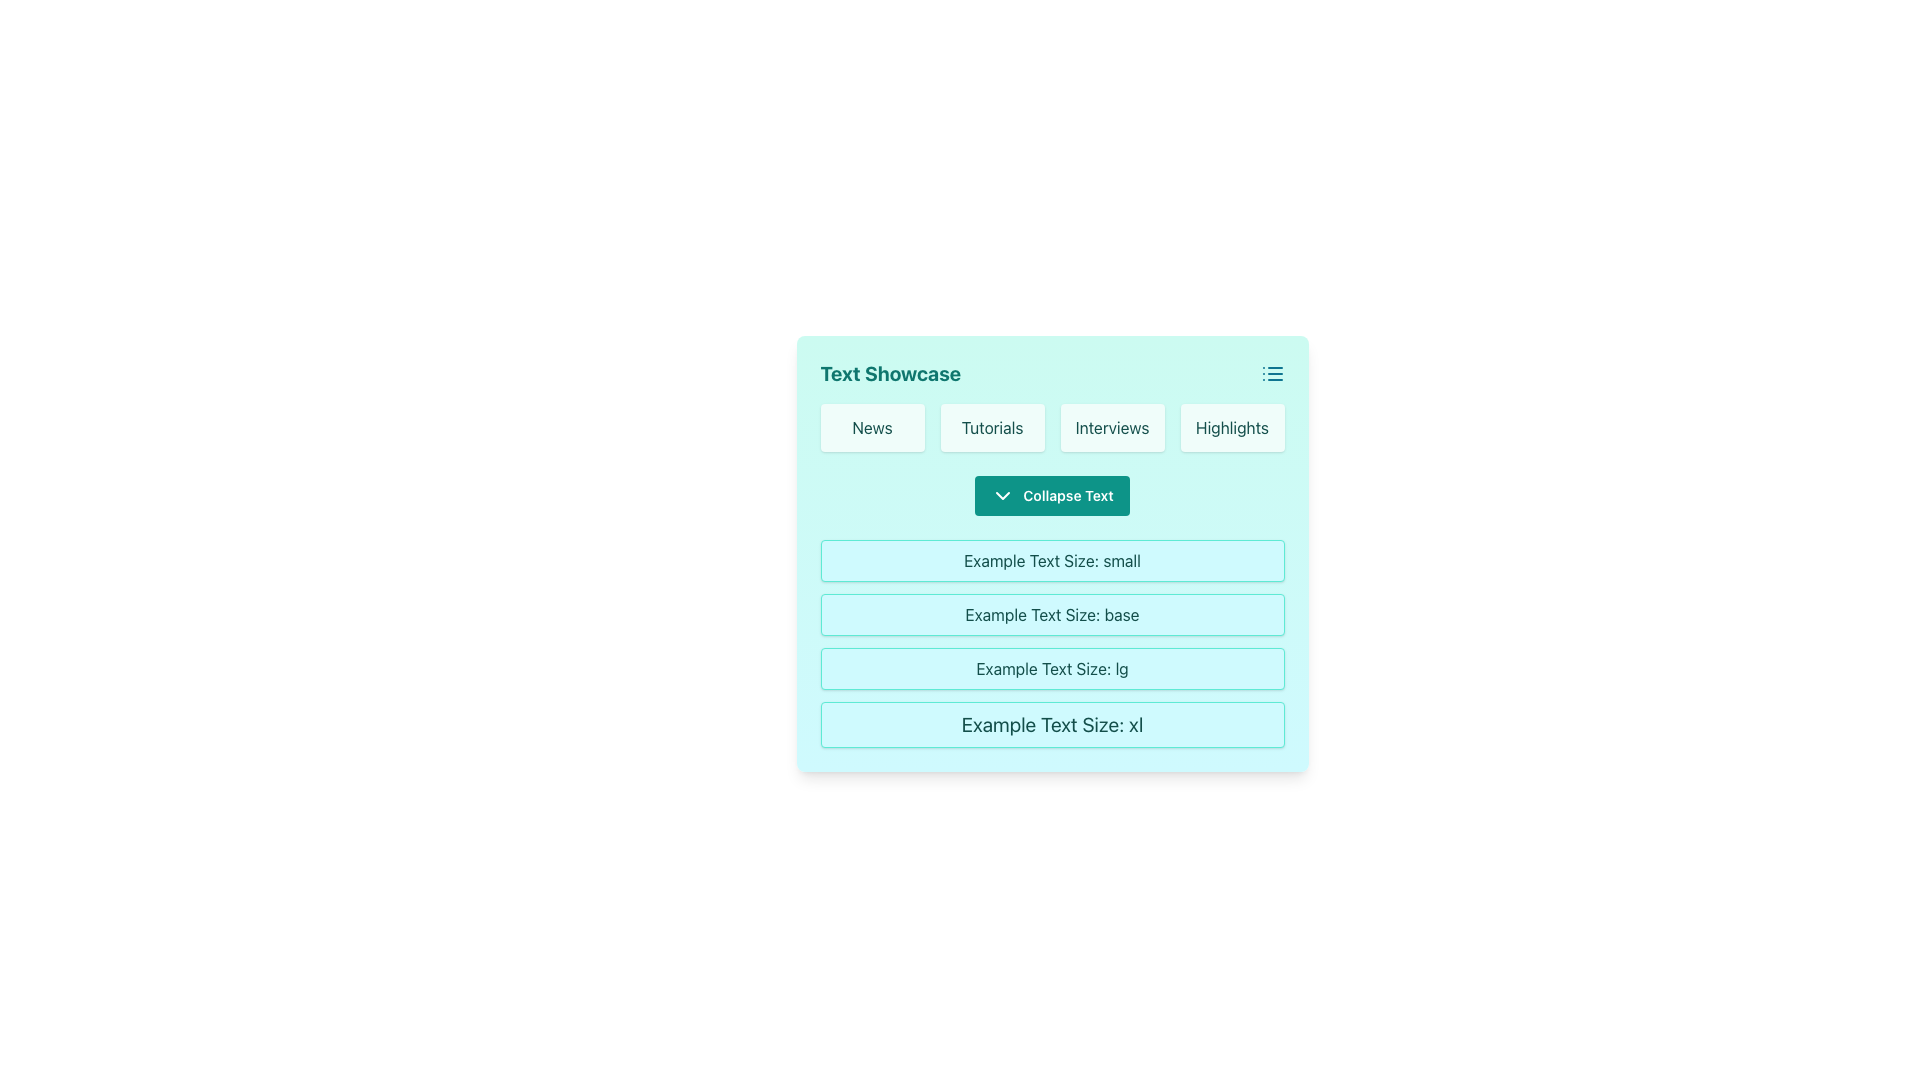 The image size is (1920, 1080). Describe the element at coordinates (1111, 427) in the screenshot. I see `the 'Interviews' button, which is a teal rectangular button with rounded corners and the label 'Interviews' centered in it` at that location.